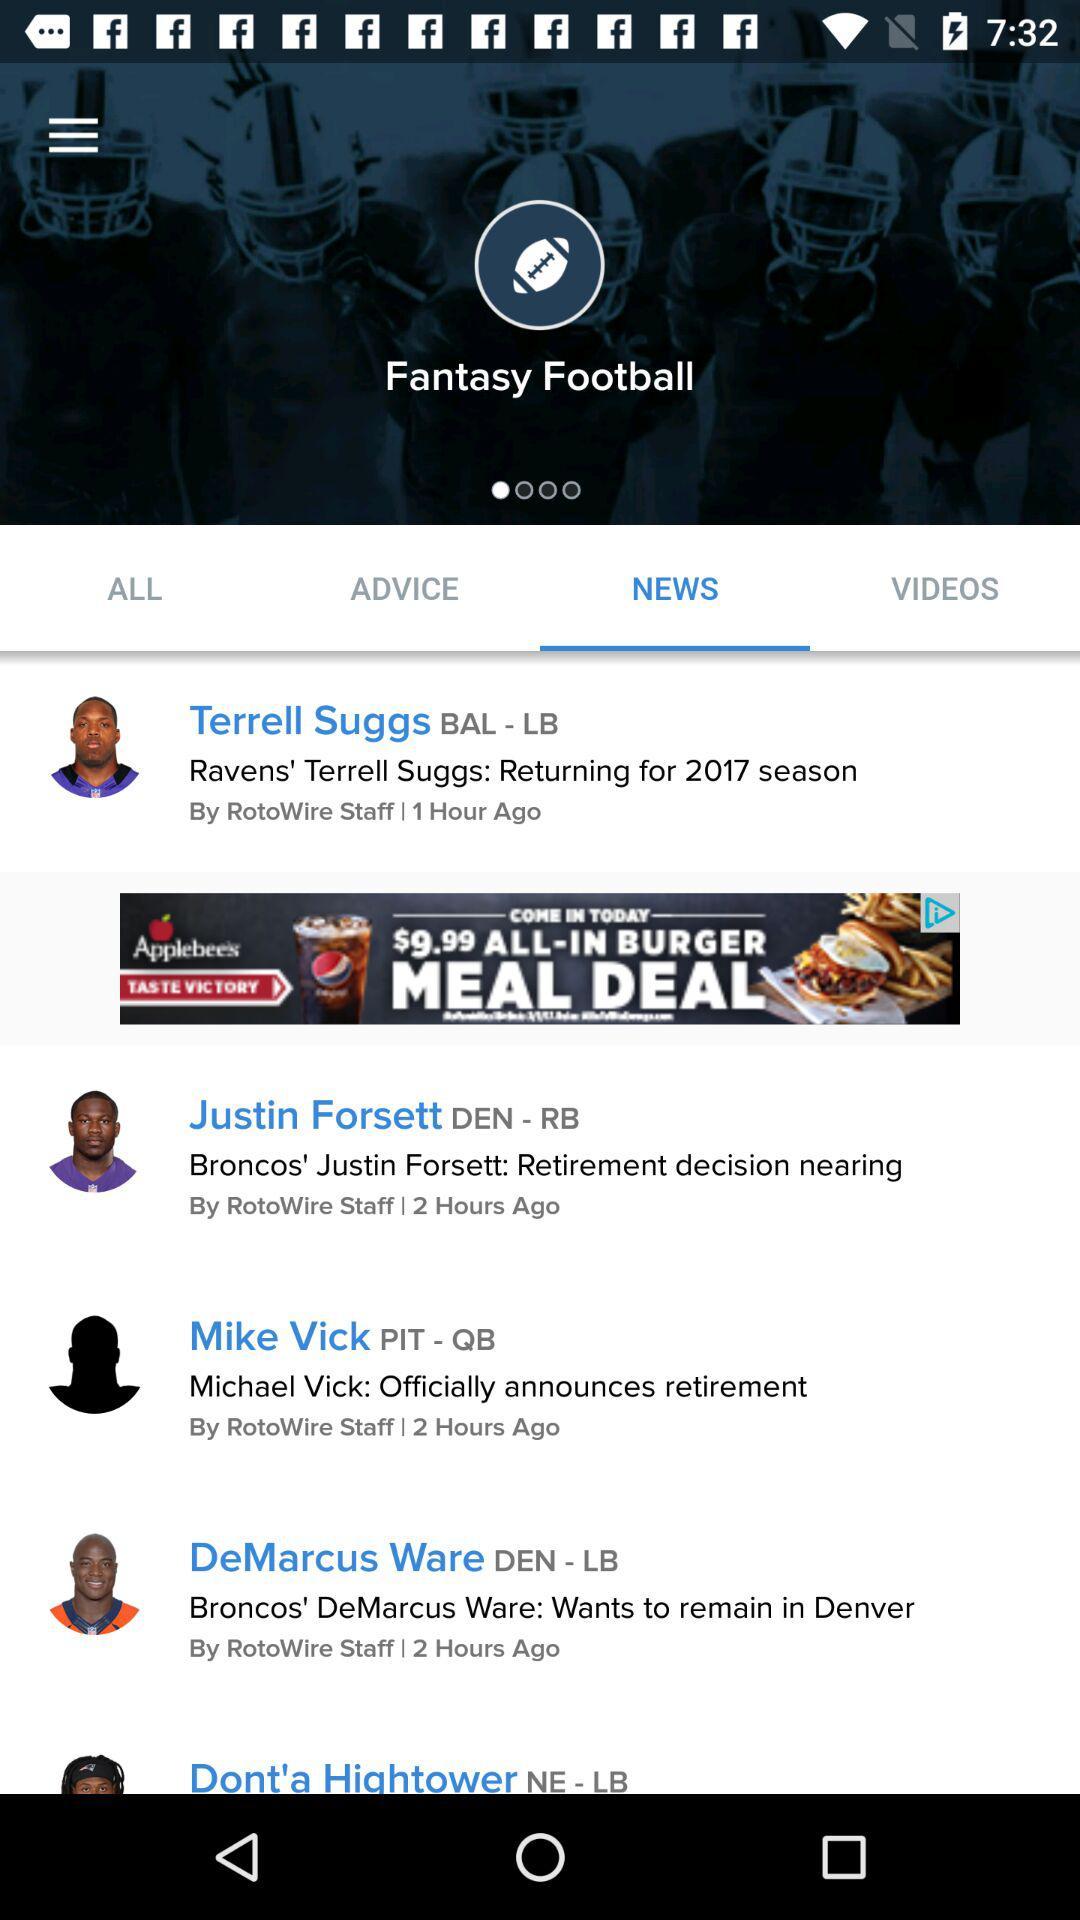 This screenshot has width=1080, height=1920. I want to click on the text news, so click(675, 587).